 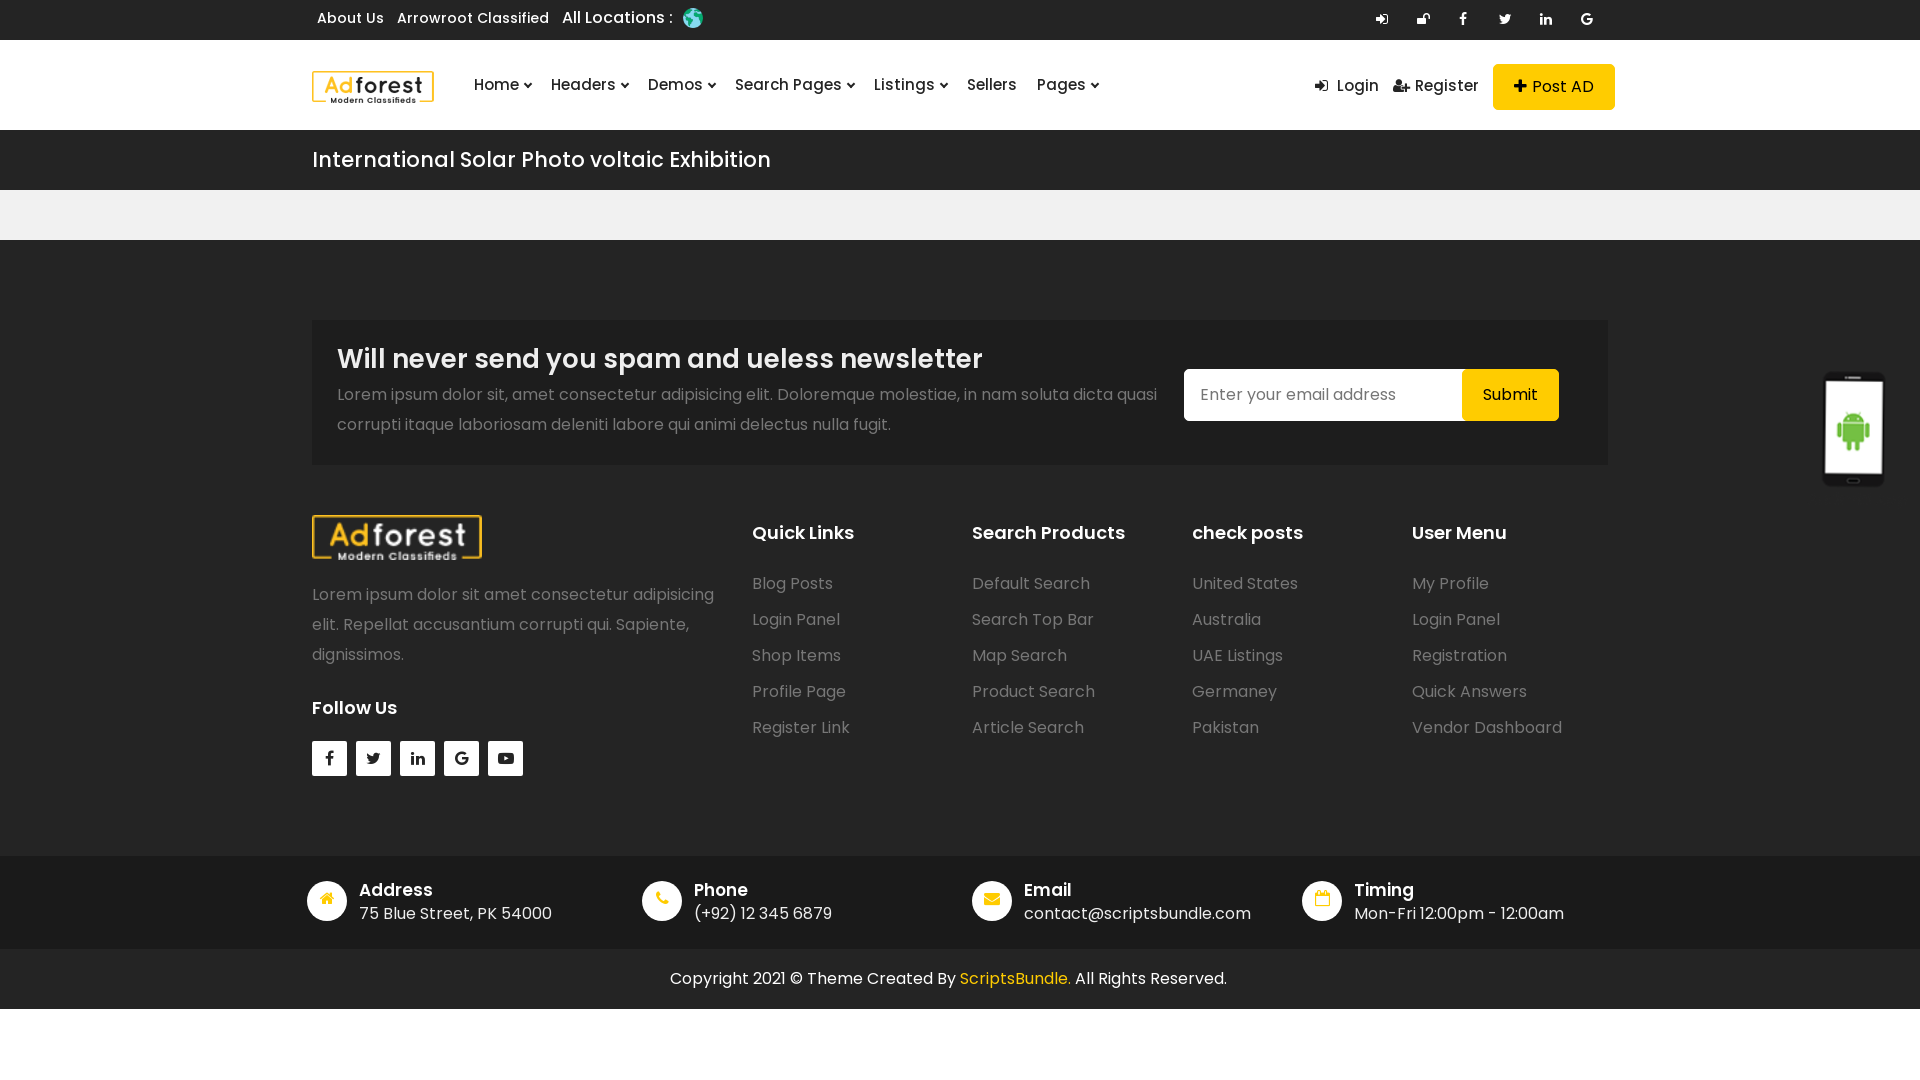 What do you see at coordinates (1015, 977) in the screenshot?
I see `'ScriptsBundle.'` at bounding box center [1015, 977].